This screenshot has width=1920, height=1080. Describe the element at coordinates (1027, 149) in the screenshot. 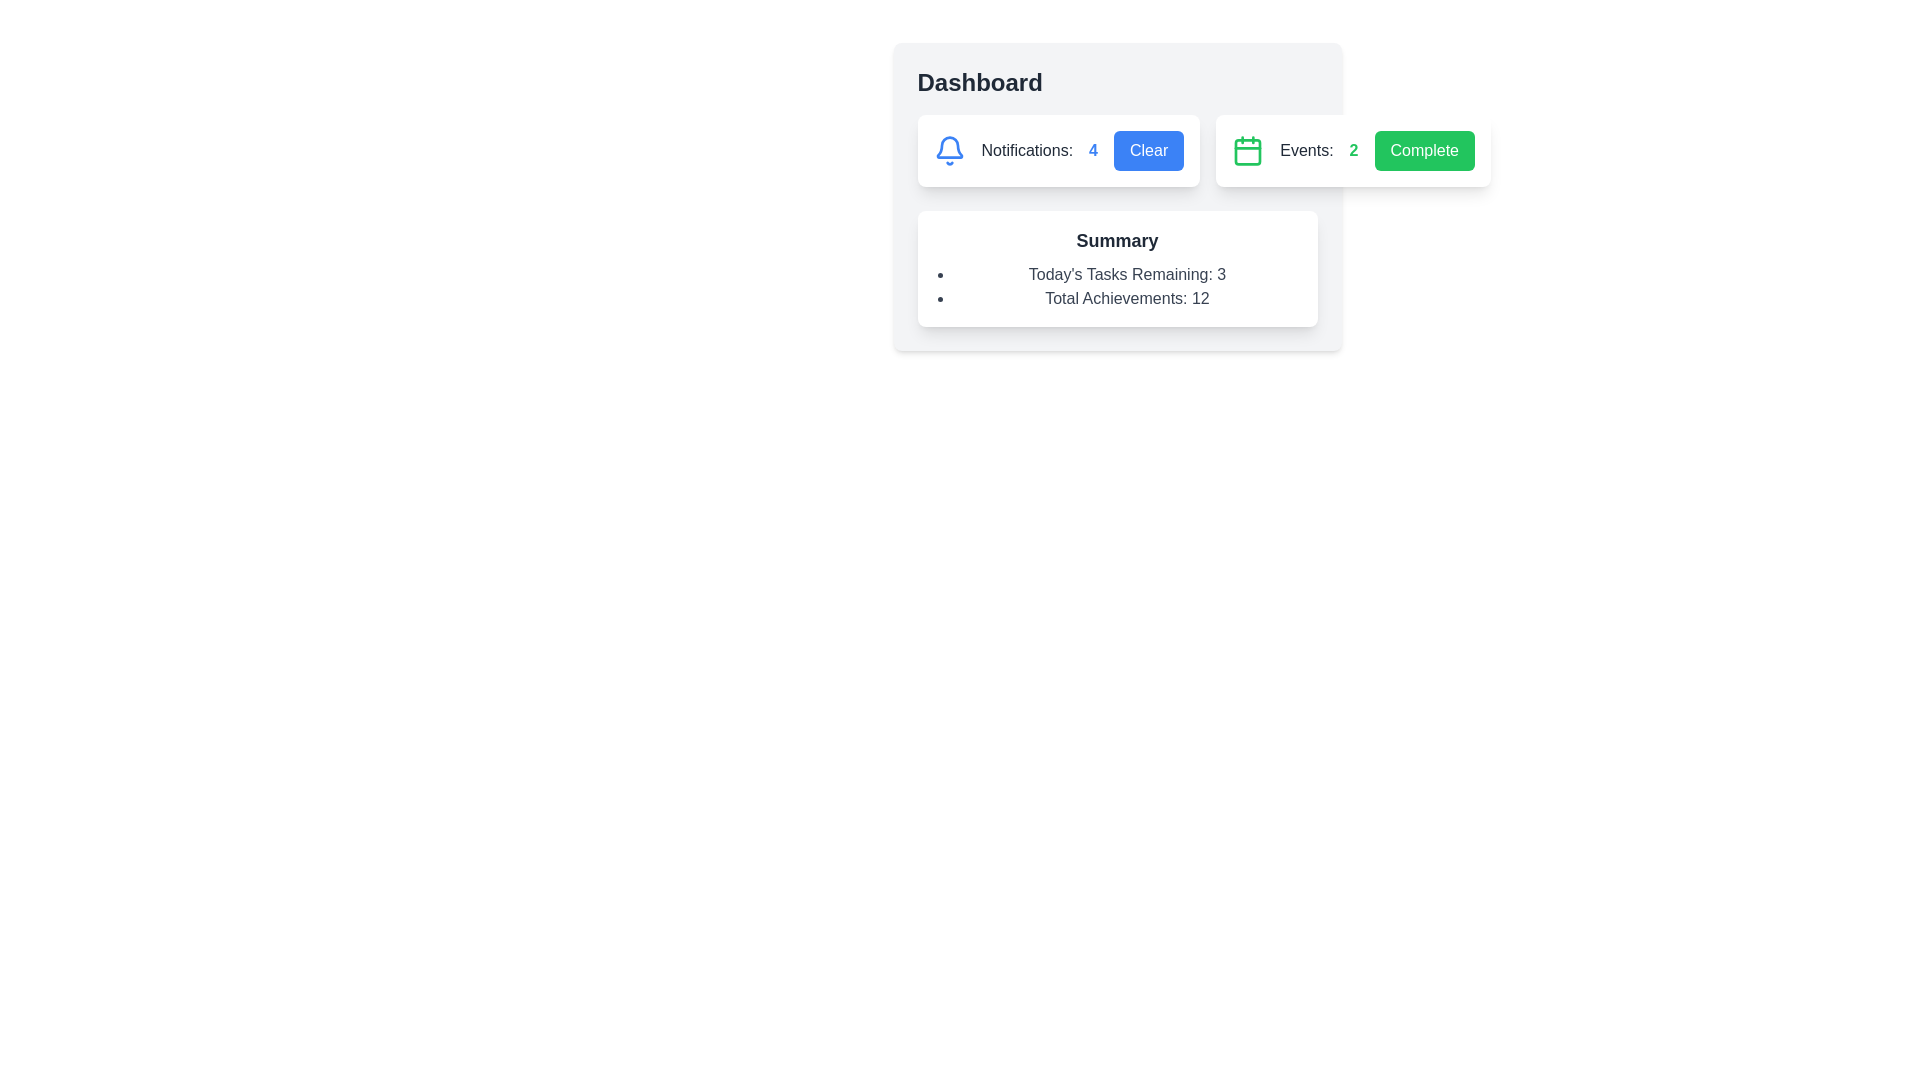

I see `notification section label located between the bell icon and the number '4' indicating notifications` at that location.